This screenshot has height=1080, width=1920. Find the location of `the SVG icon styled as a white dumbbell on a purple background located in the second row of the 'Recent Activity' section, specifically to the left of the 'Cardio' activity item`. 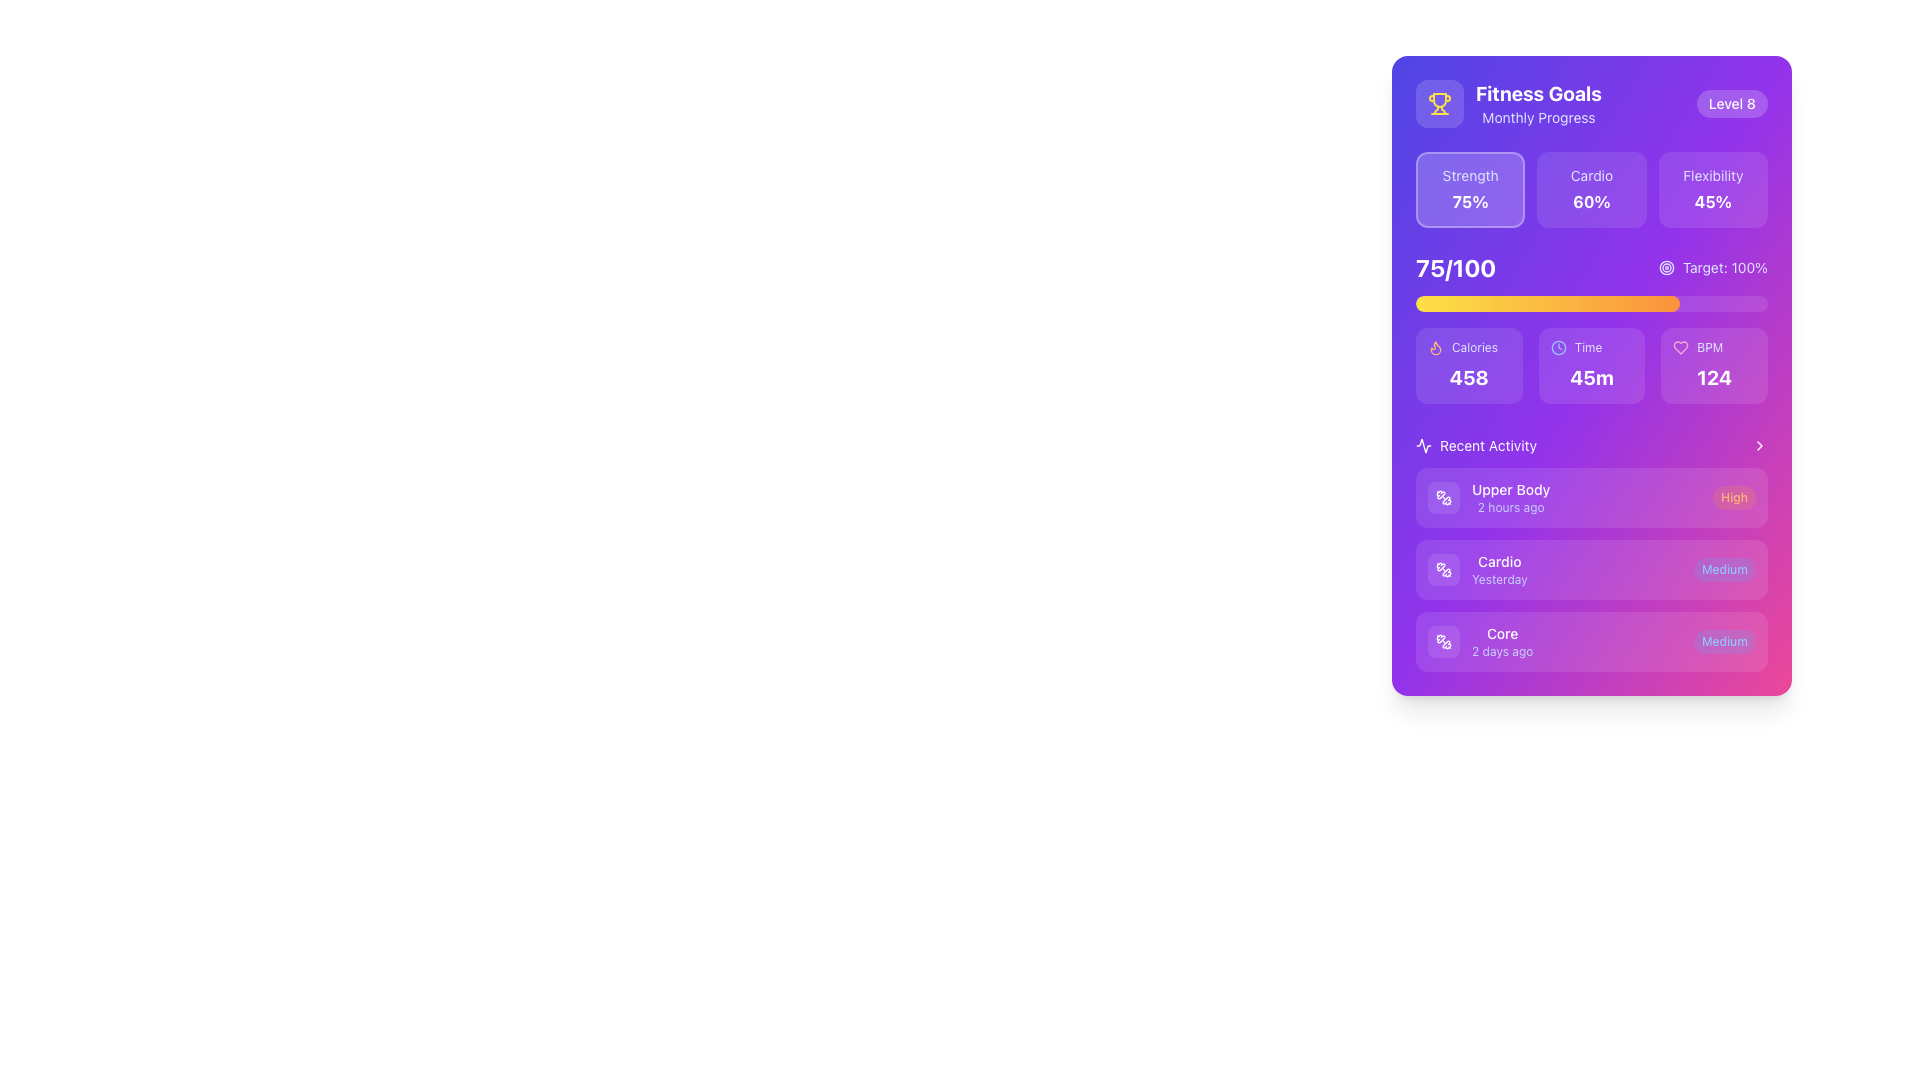

the SVG icon styled as a white dumbbell on a purple background located in the second row of the 'Recent Activity' section, specifically to the left of the 'Cardio' activity item is located at coordinates (1444, 570).